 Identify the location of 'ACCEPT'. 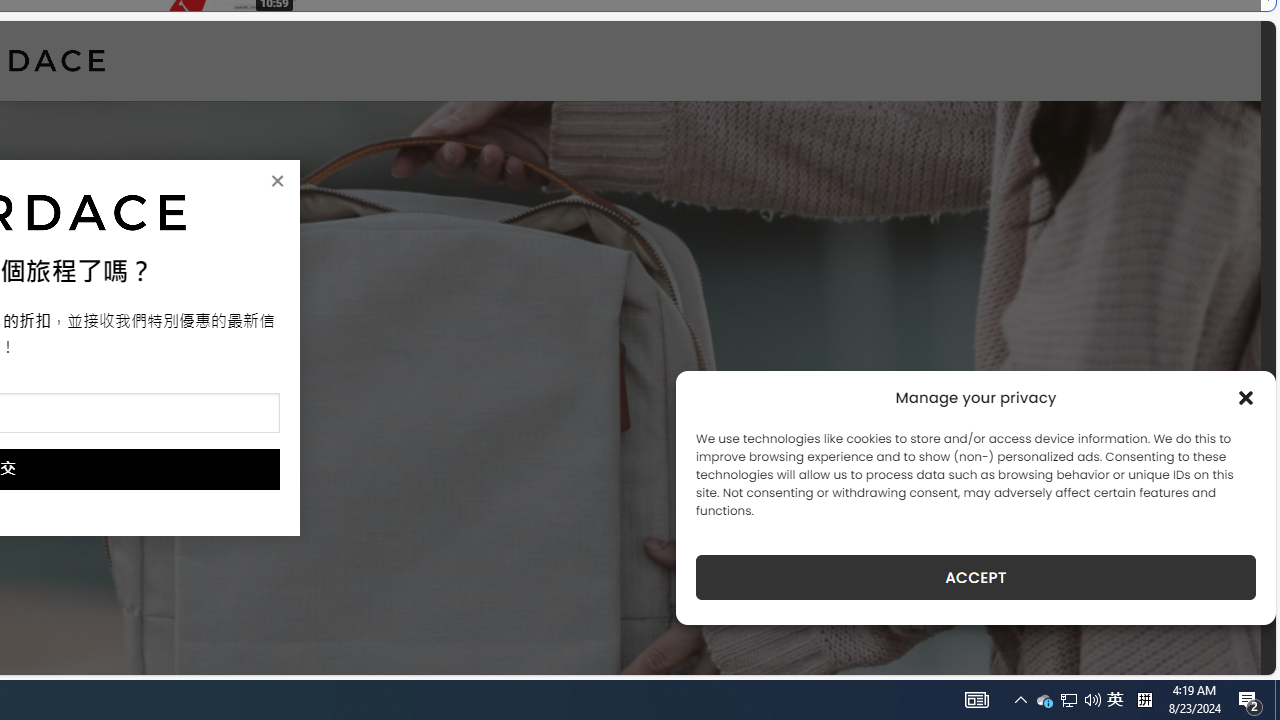
(976, 577).